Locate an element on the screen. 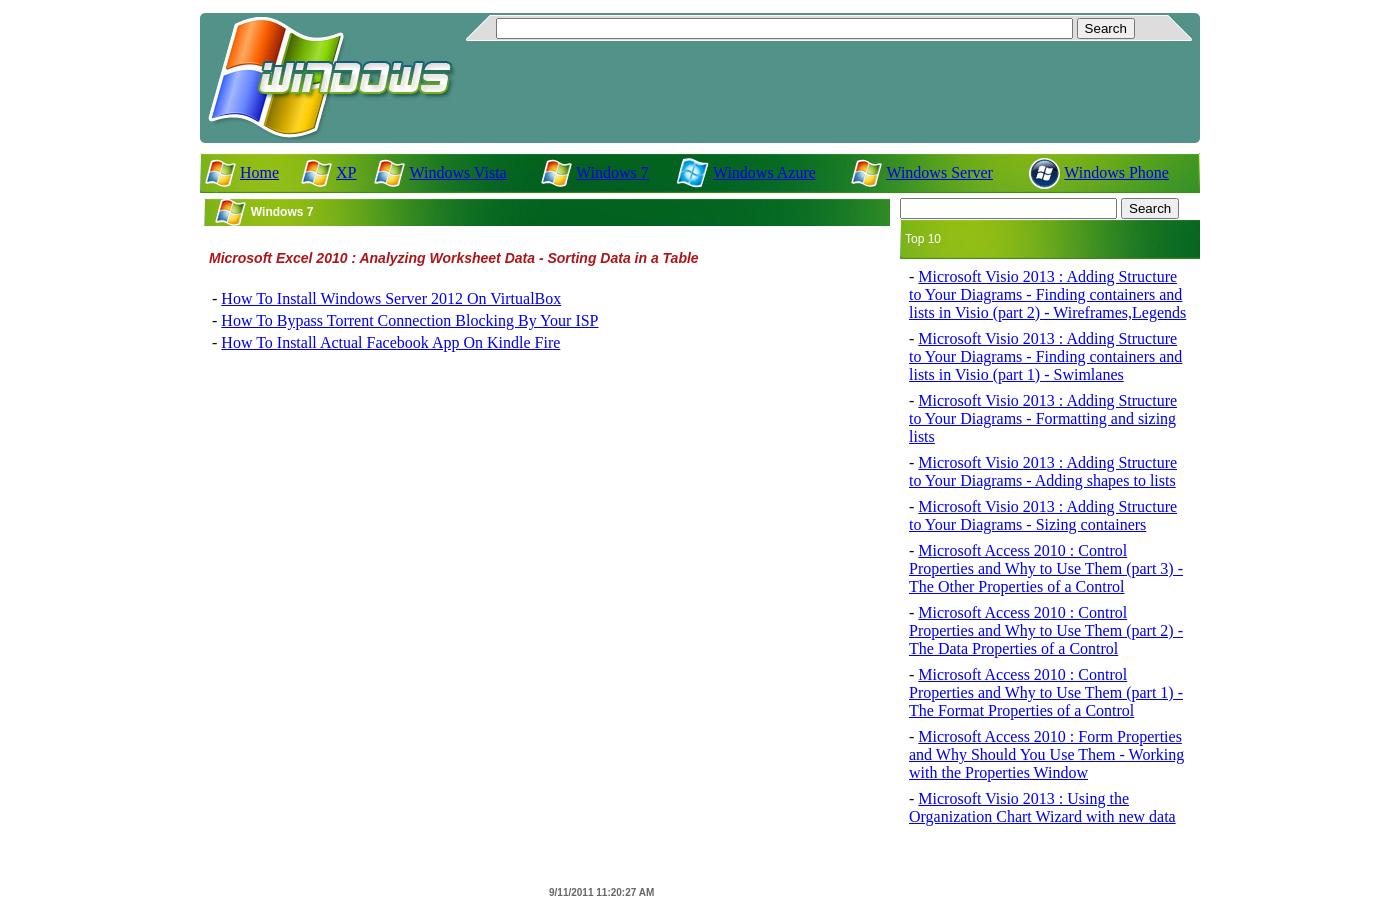  'Home' is located at coordinates (239, 171).